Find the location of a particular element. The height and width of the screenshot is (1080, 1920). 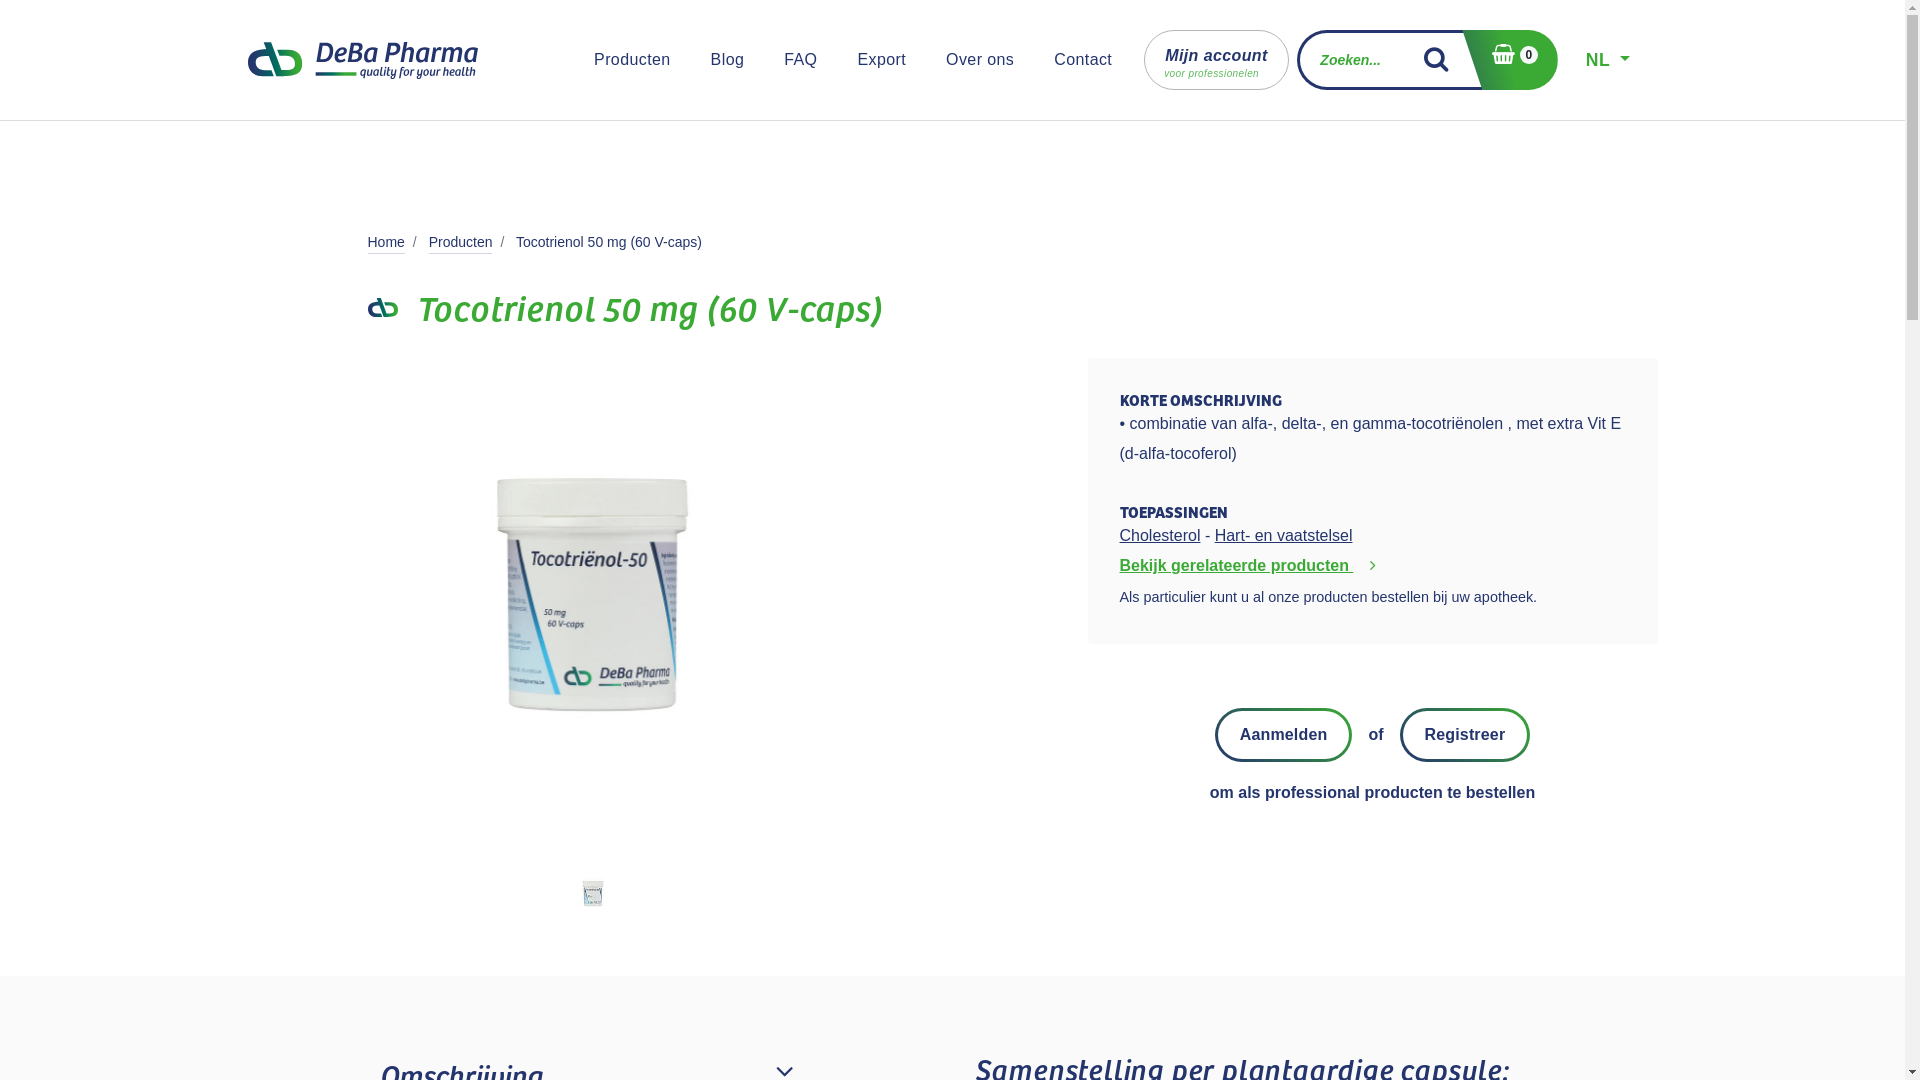

'Zoek' is located at coordinates (1444, 59).